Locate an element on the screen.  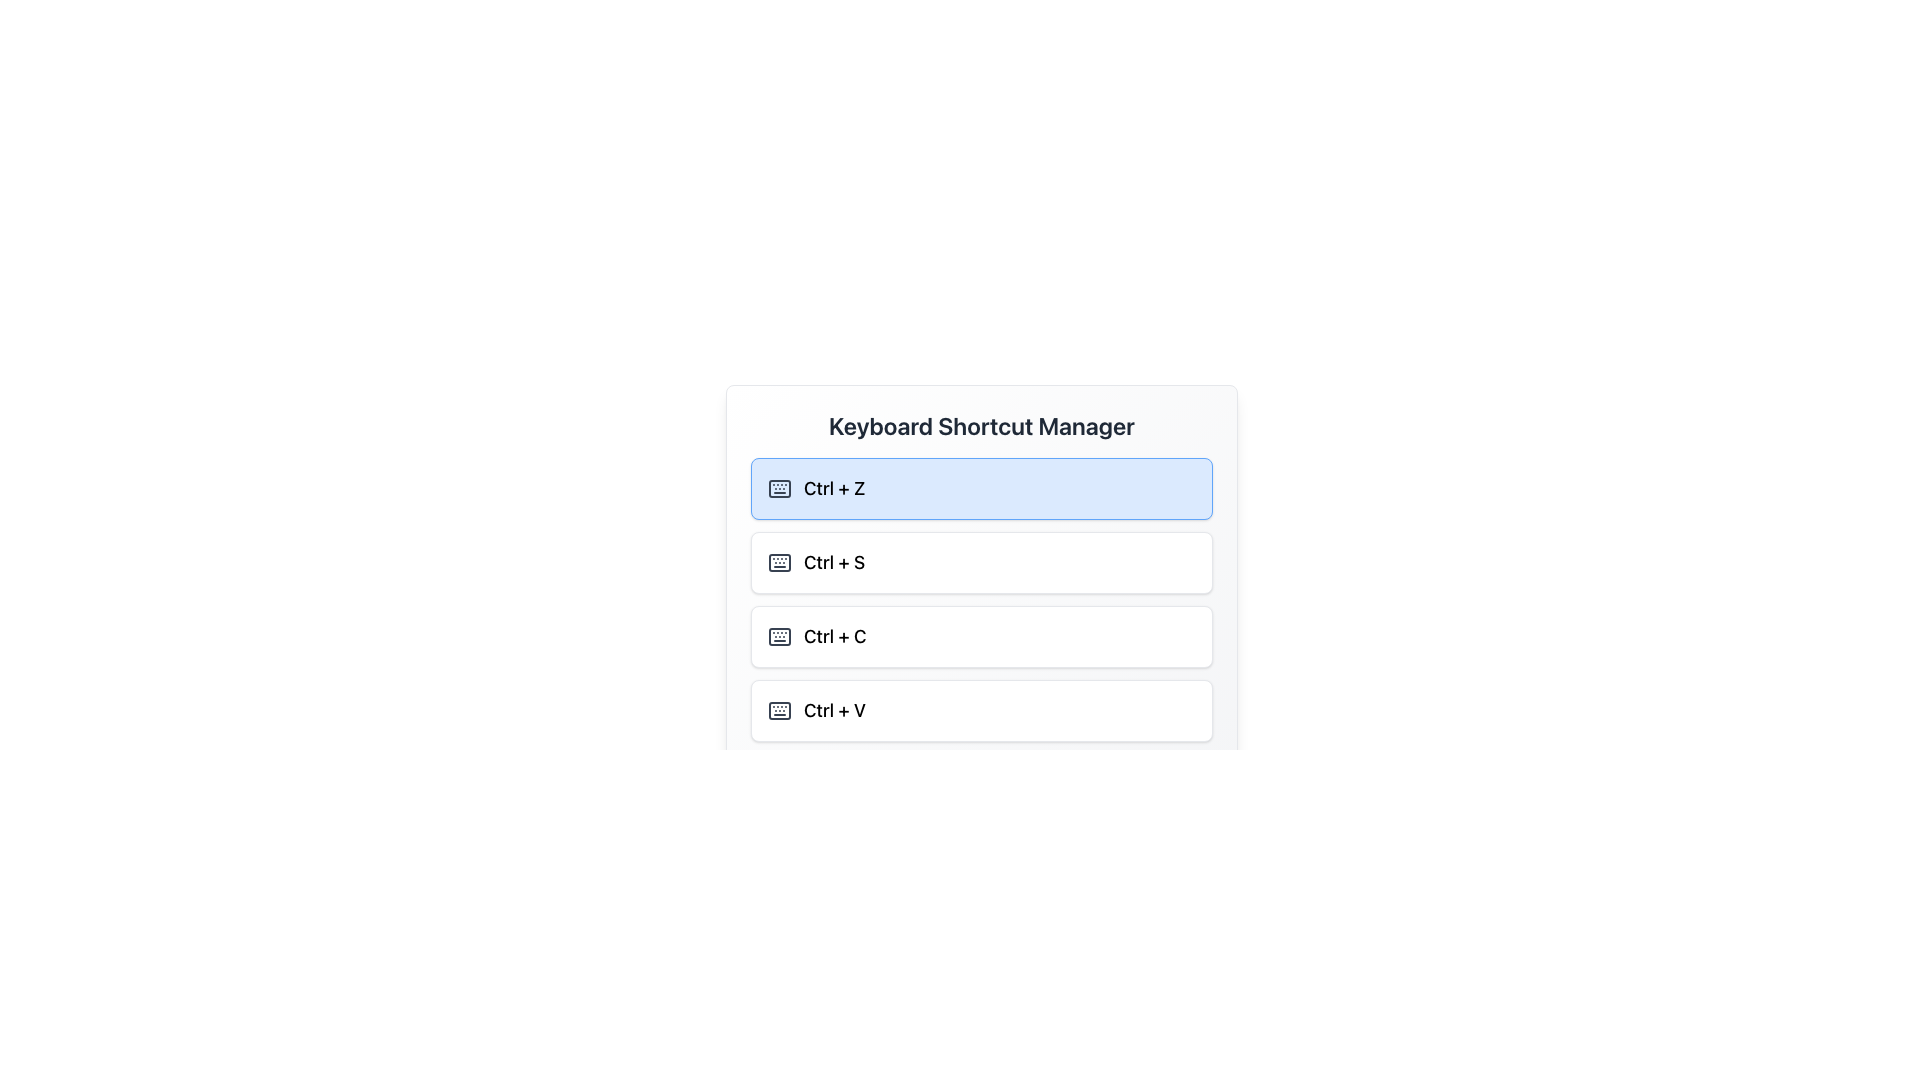
the text label that describes the keyboard shortcut 'Ctrl + S', which is positioned between the 'Ctrl + Z' and 'Ctrl + C' cards in the vertical list is located at coordinates (834, 563).